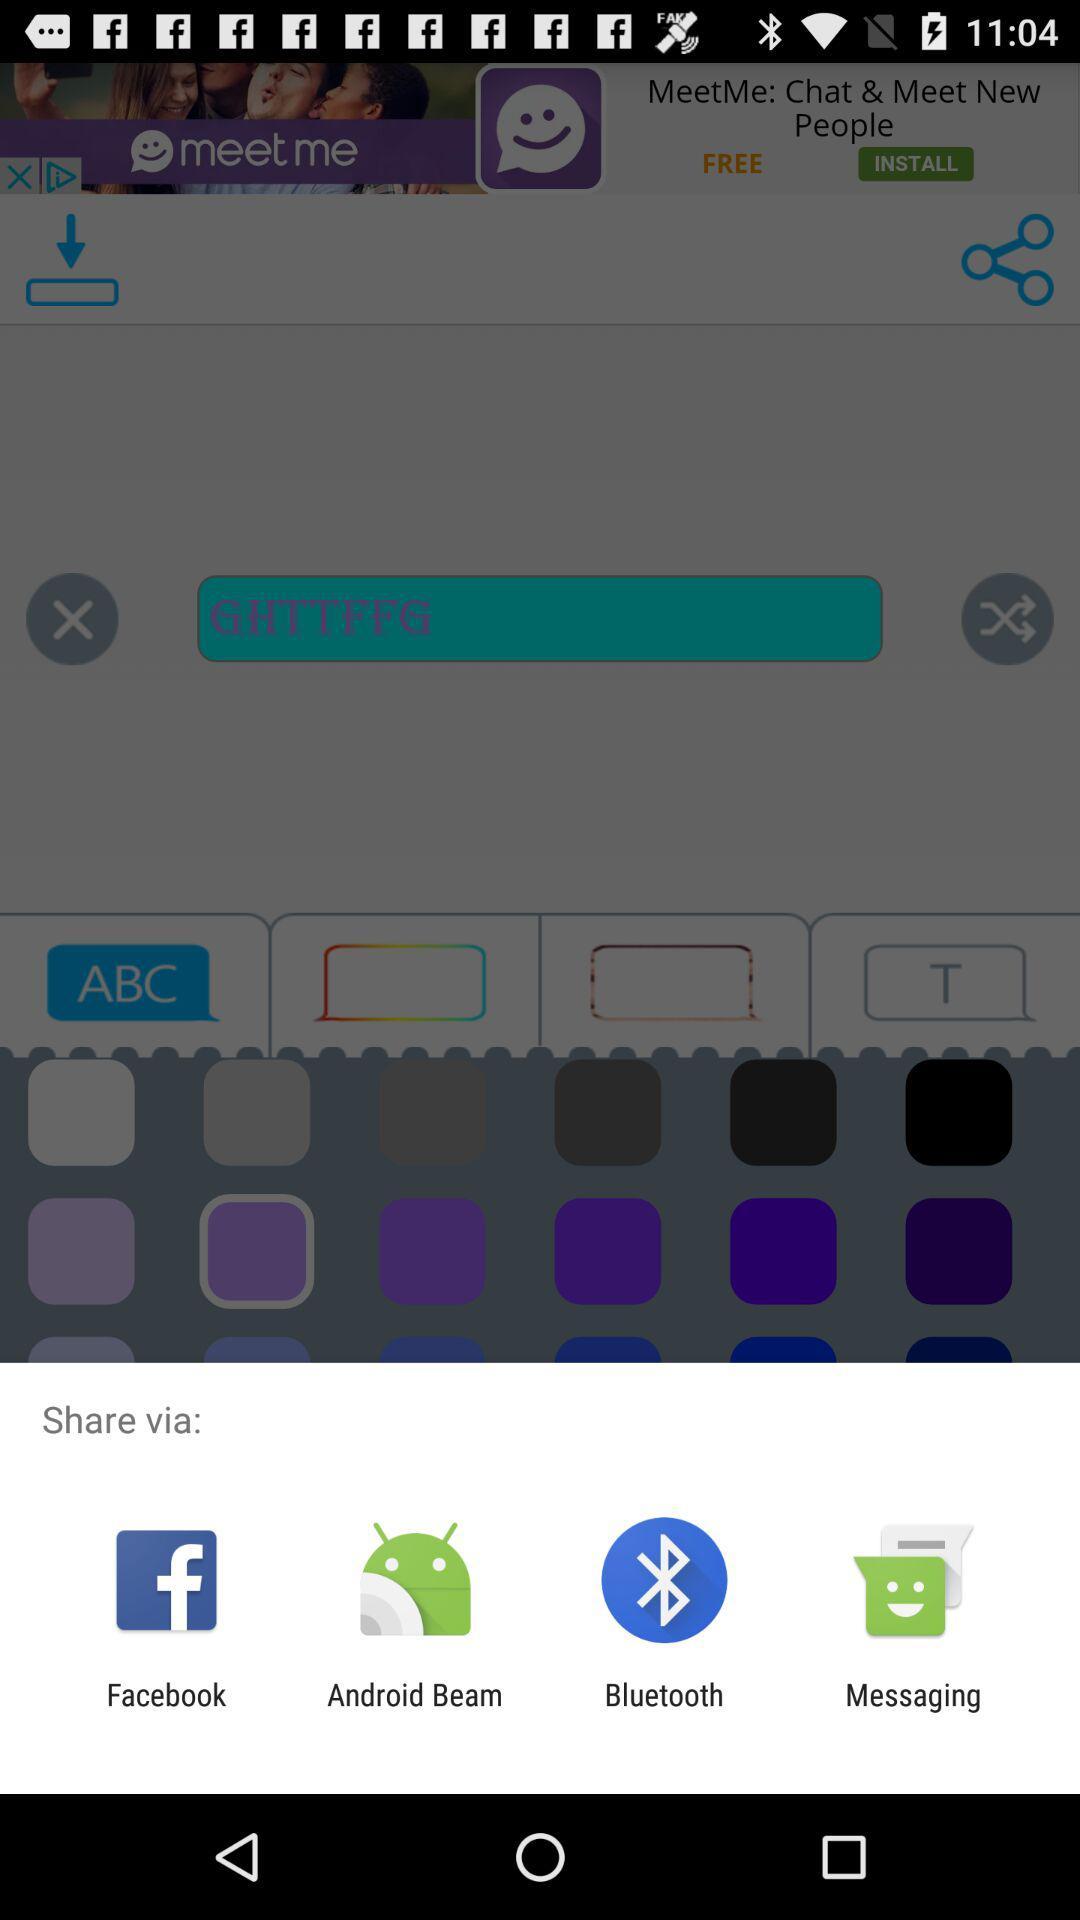 The width and height of the screenshot is (1080, 1920). Describe the element at coordinates (664, 1711) in the screenshot. I see `bluetooth item` at that location.